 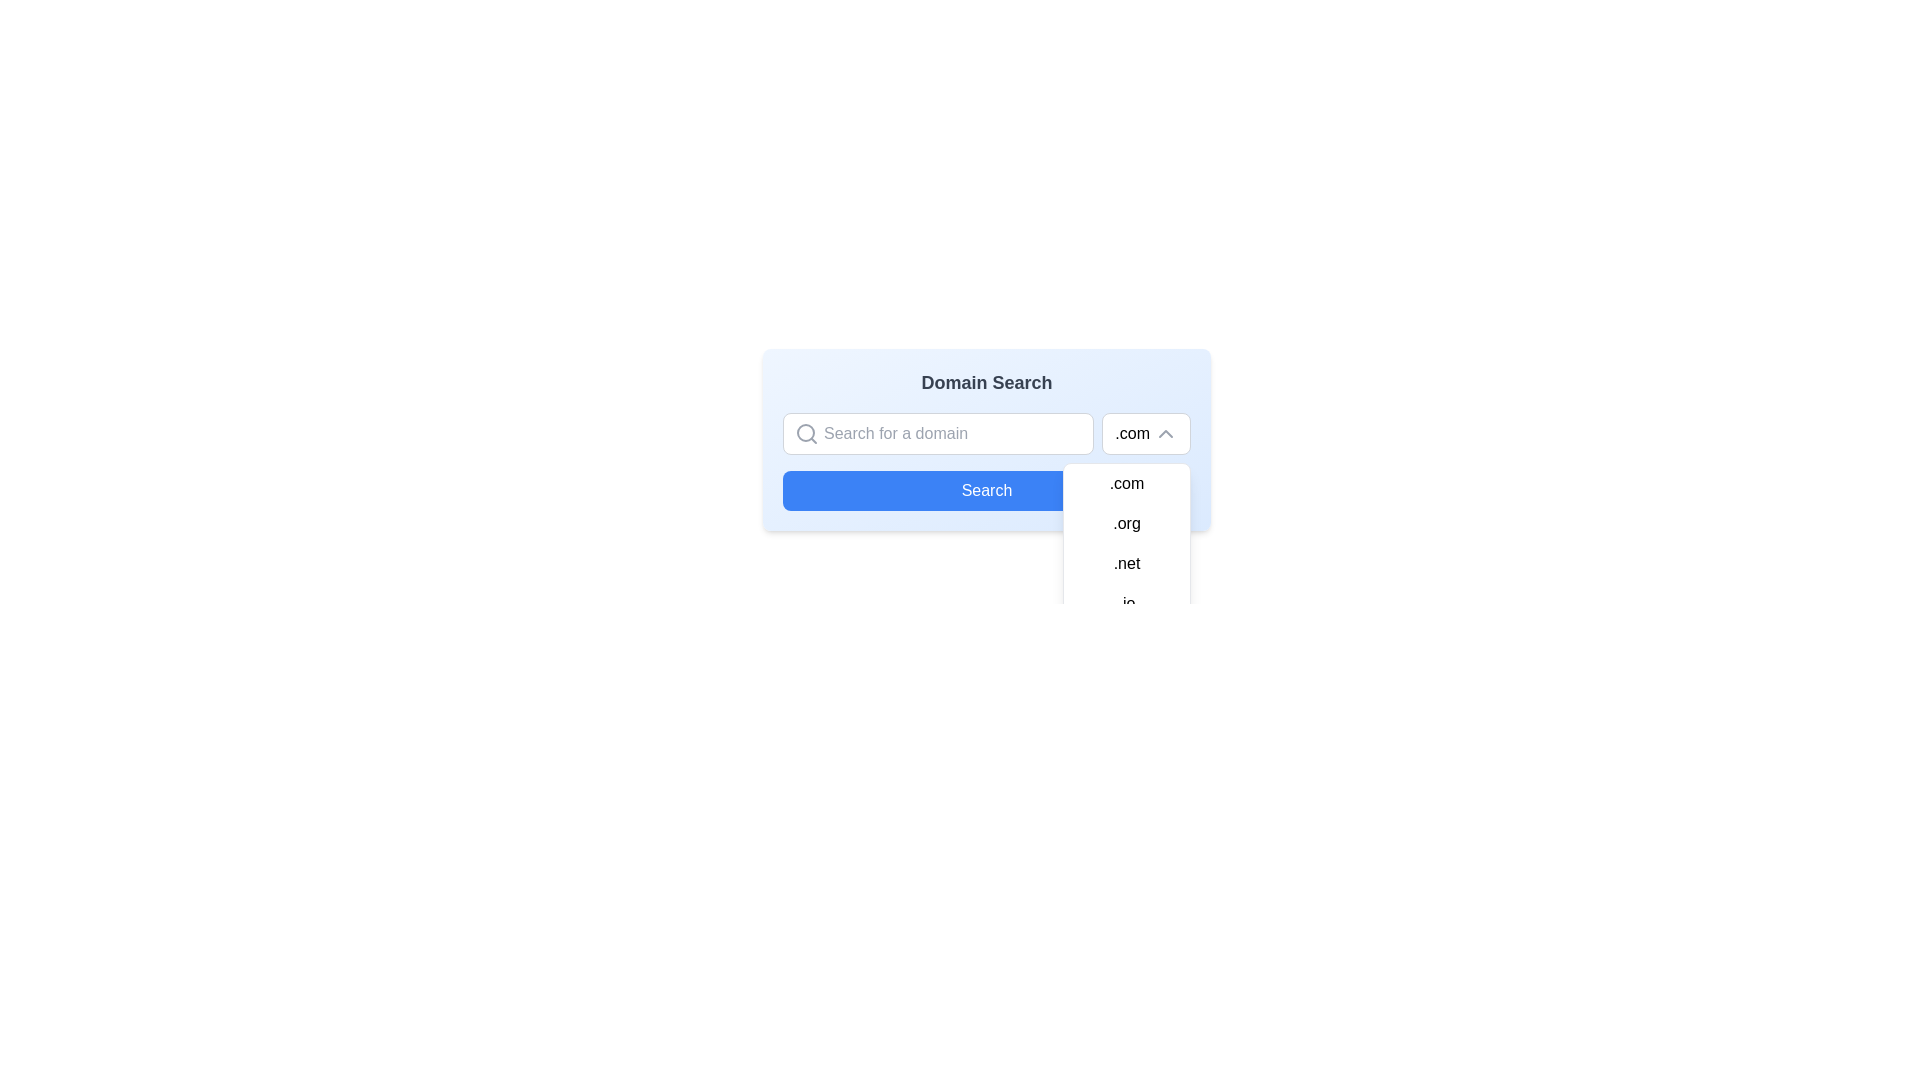 I want to click on the circular element representing the lens of the magnifying glass icon, which is located to the left of the 'Search for a domain' text input field, so click(x=806, y=431).